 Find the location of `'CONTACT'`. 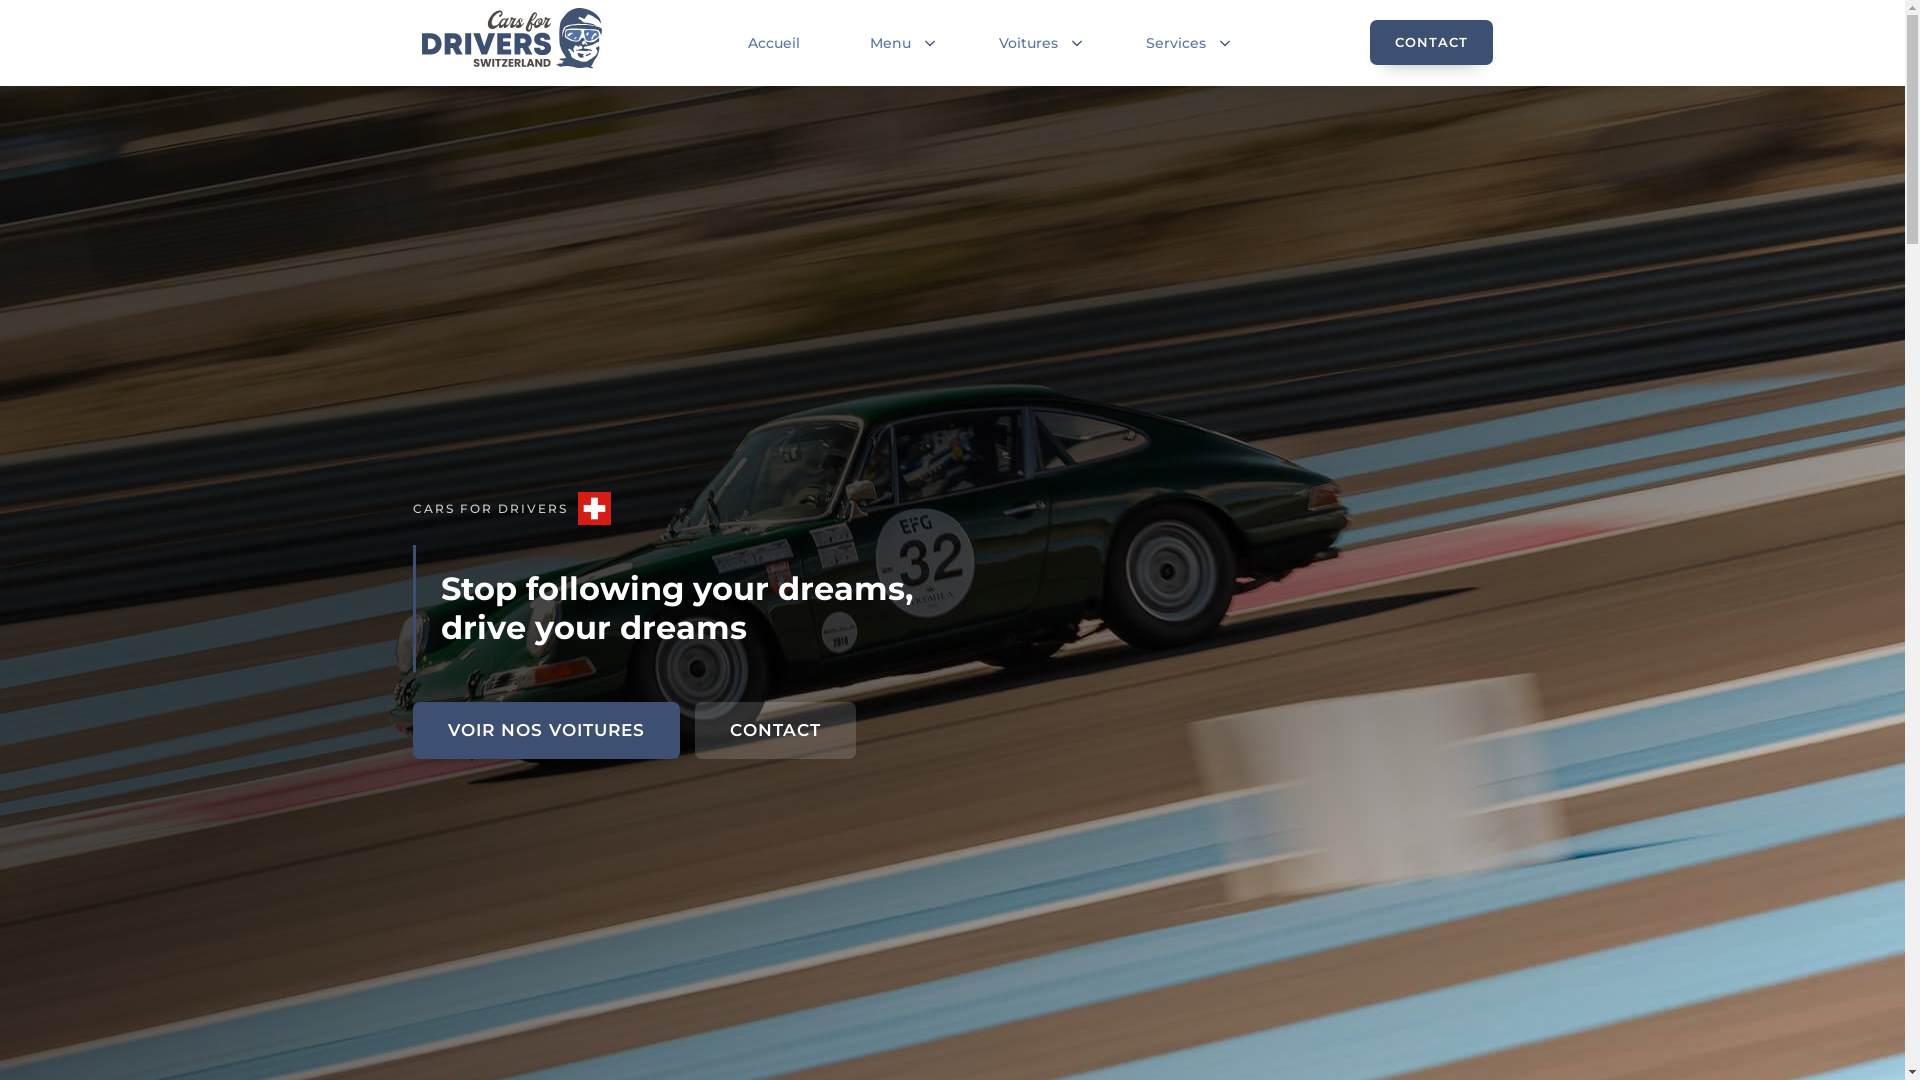

'CONTACT' is located at coordinates (694, 730).